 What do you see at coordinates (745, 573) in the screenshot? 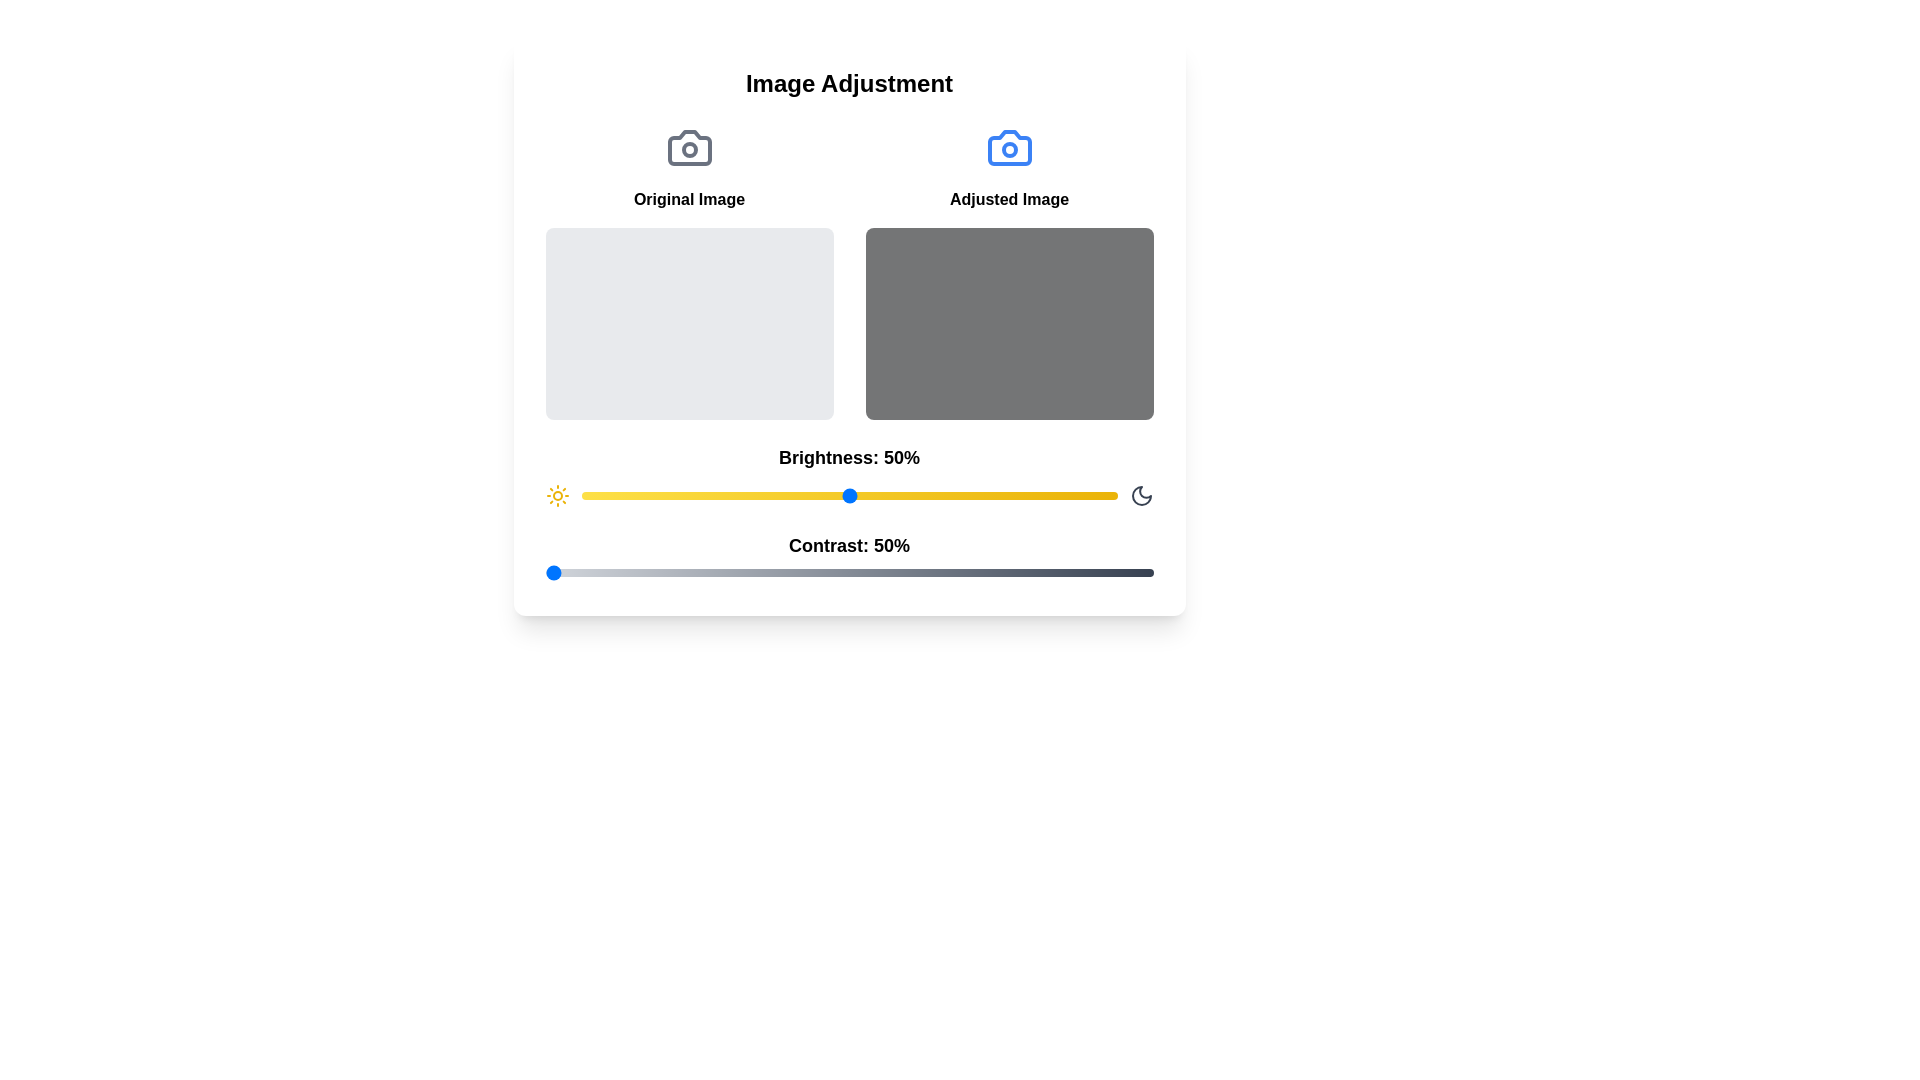
I see `the contrast` at bounding box center [745, 573].